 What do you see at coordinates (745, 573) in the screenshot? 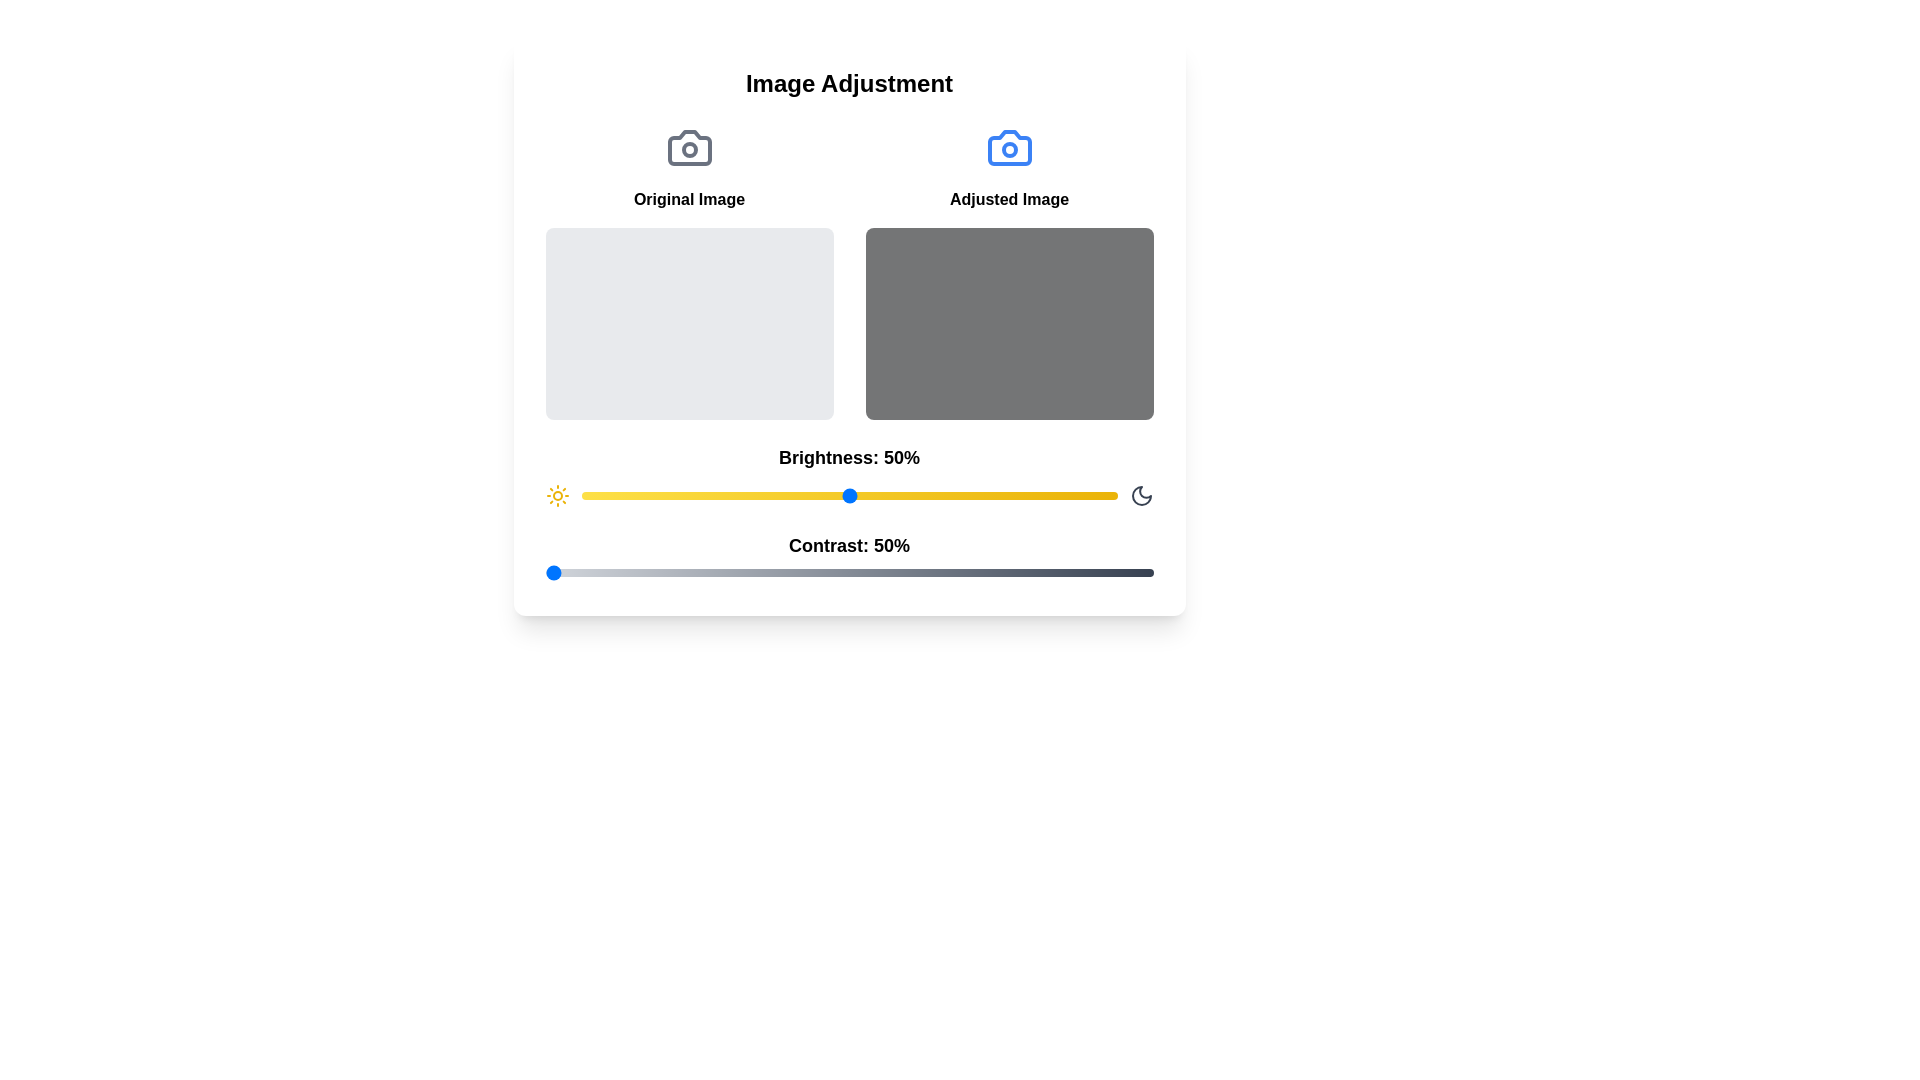
I see `the contrast` at bounding box center [745, 573].